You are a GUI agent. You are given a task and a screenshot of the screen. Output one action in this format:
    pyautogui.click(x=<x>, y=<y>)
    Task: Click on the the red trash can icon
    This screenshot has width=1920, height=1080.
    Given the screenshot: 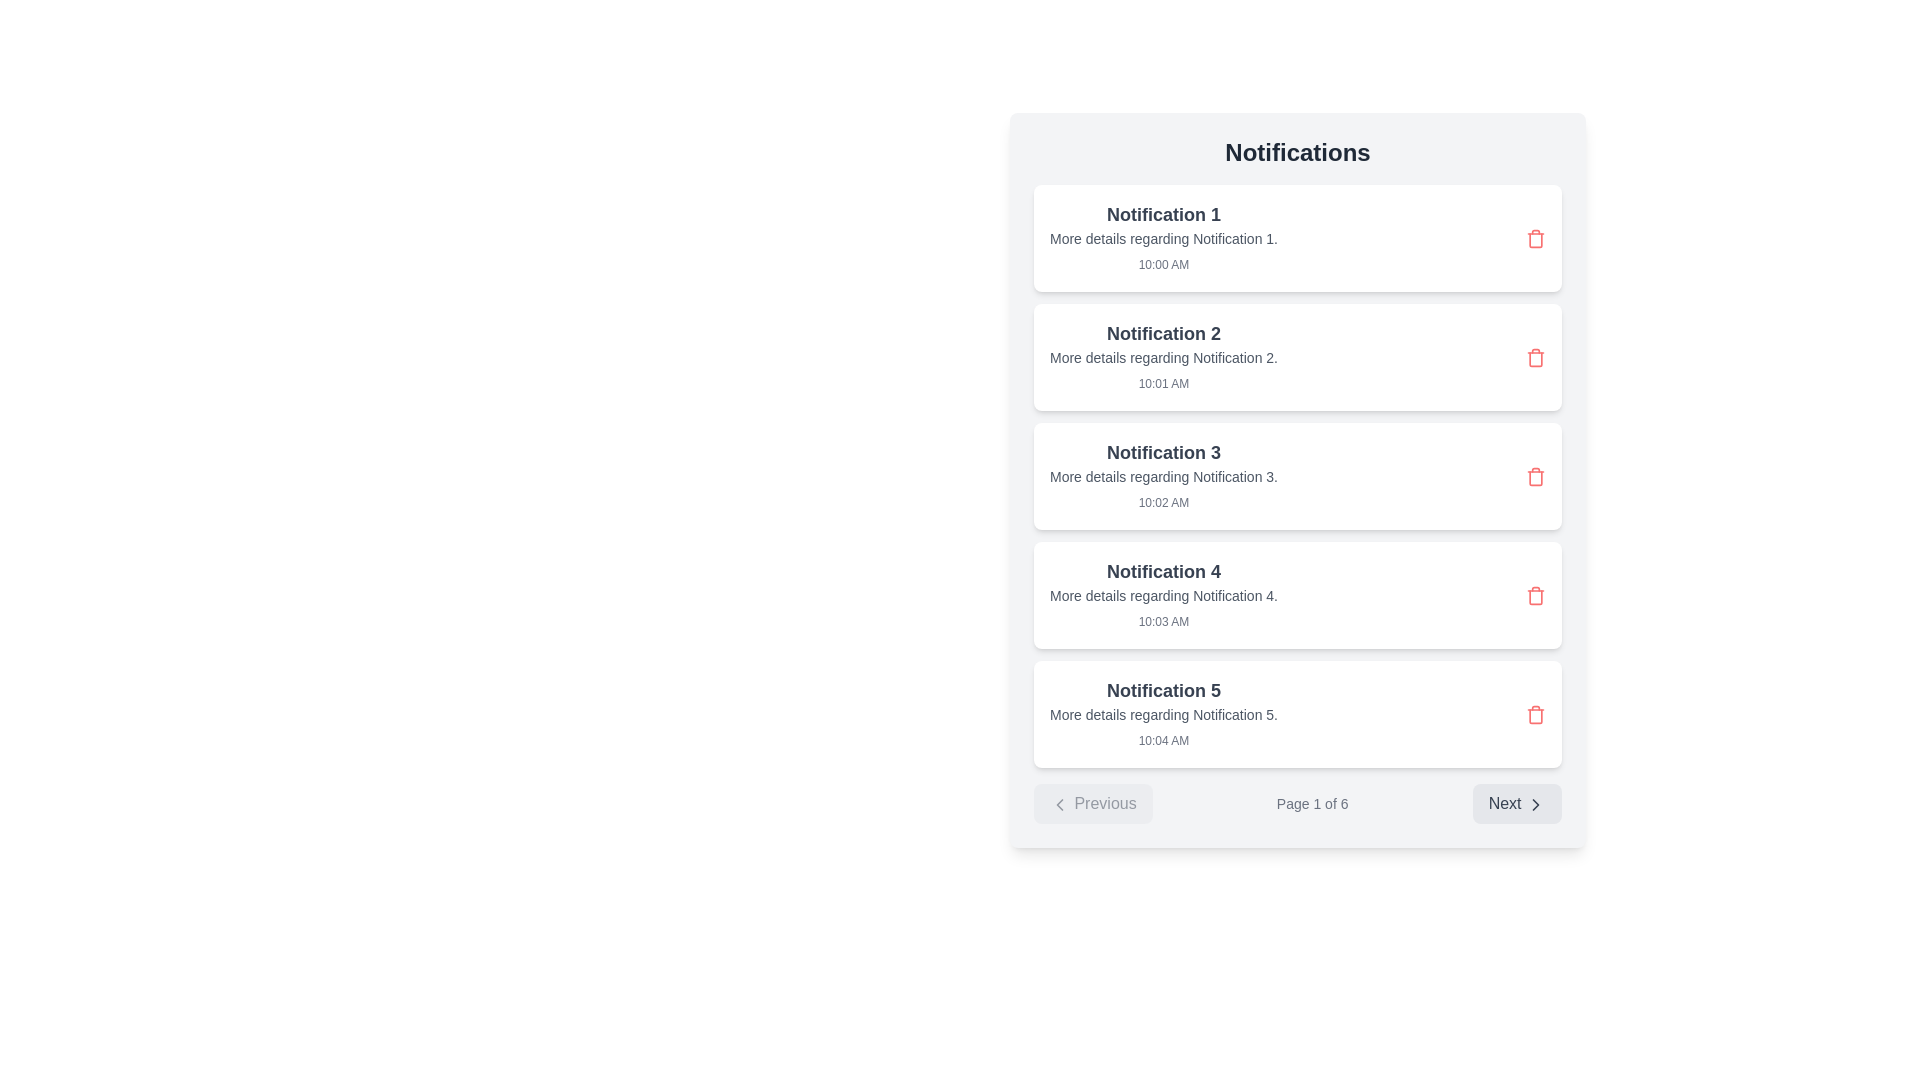 What is the action you would take?
    pyautogui.click(x=1535, y=476)
    